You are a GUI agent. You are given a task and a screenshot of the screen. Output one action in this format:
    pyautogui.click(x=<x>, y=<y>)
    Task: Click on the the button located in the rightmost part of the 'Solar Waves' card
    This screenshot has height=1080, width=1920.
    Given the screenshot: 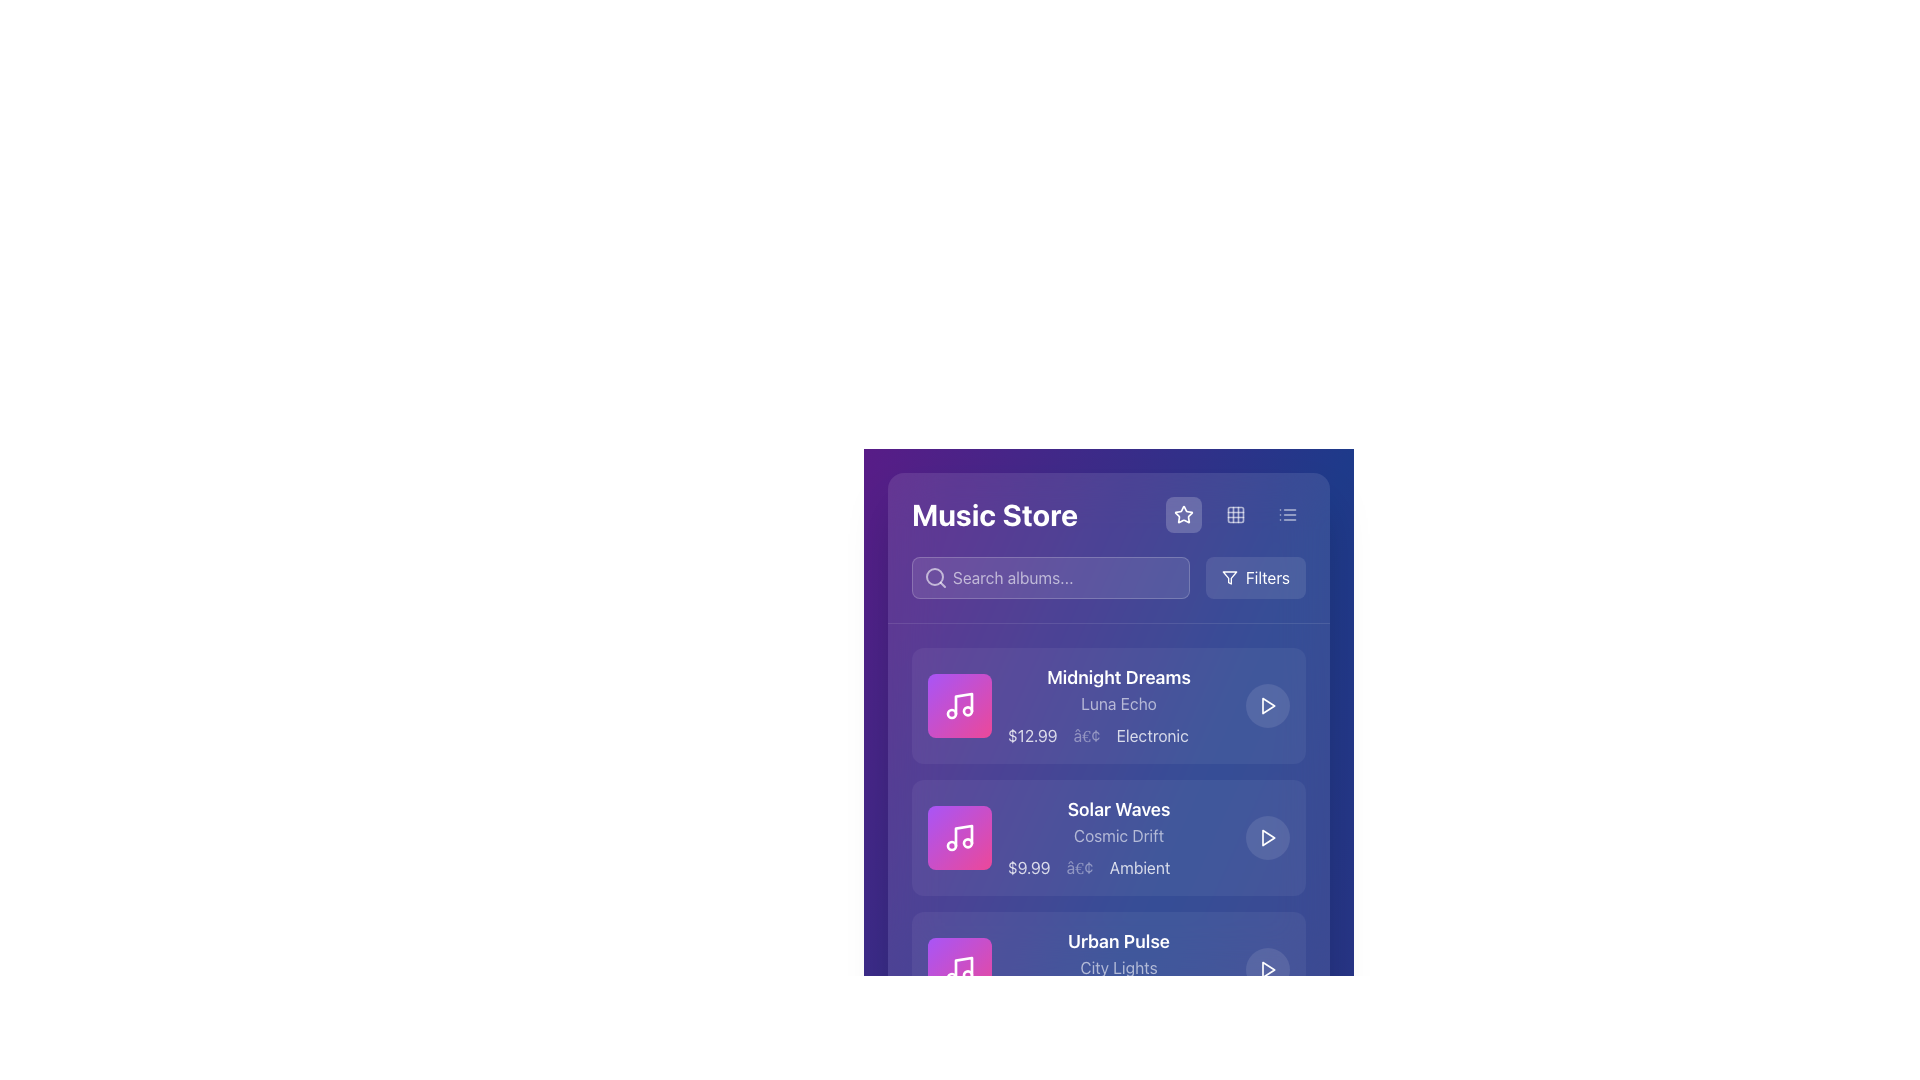 What is the action you would take?
    pyautogui.click(x=1266, y=837)
    